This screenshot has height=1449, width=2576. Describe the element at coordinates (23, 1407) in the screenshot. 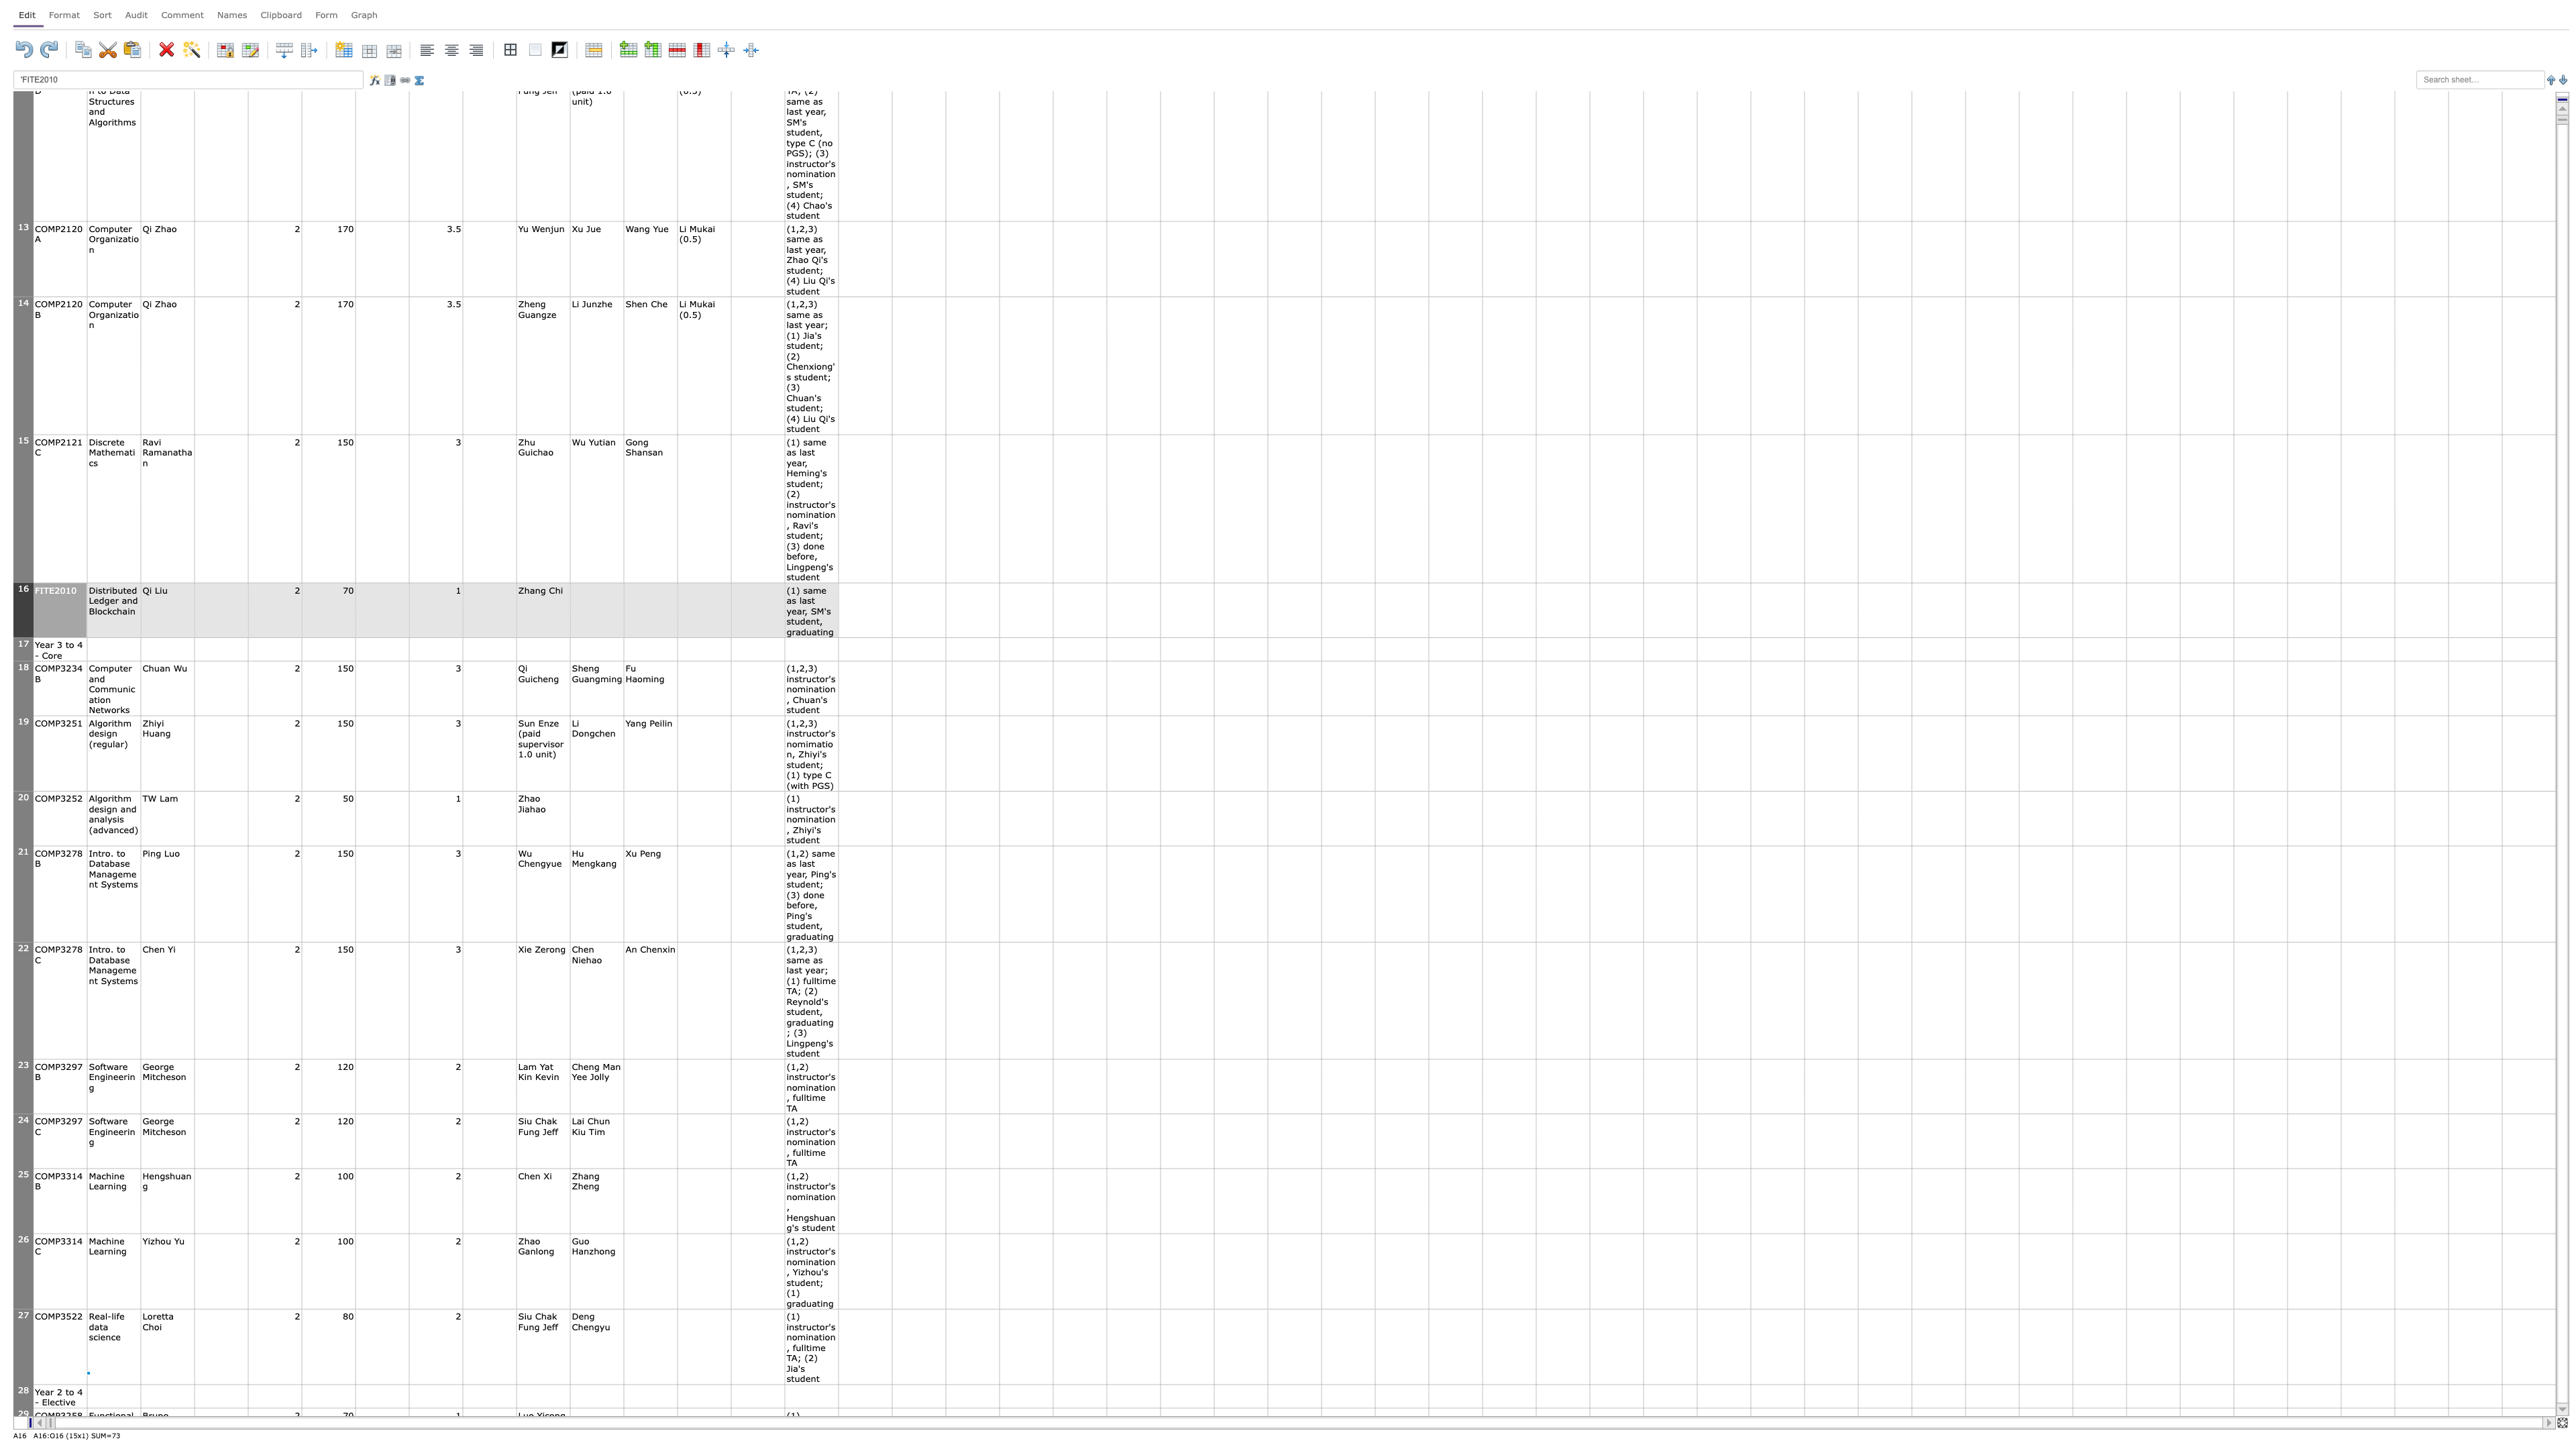

I see `Position mouse at row 28's height adjustment area` at that location.